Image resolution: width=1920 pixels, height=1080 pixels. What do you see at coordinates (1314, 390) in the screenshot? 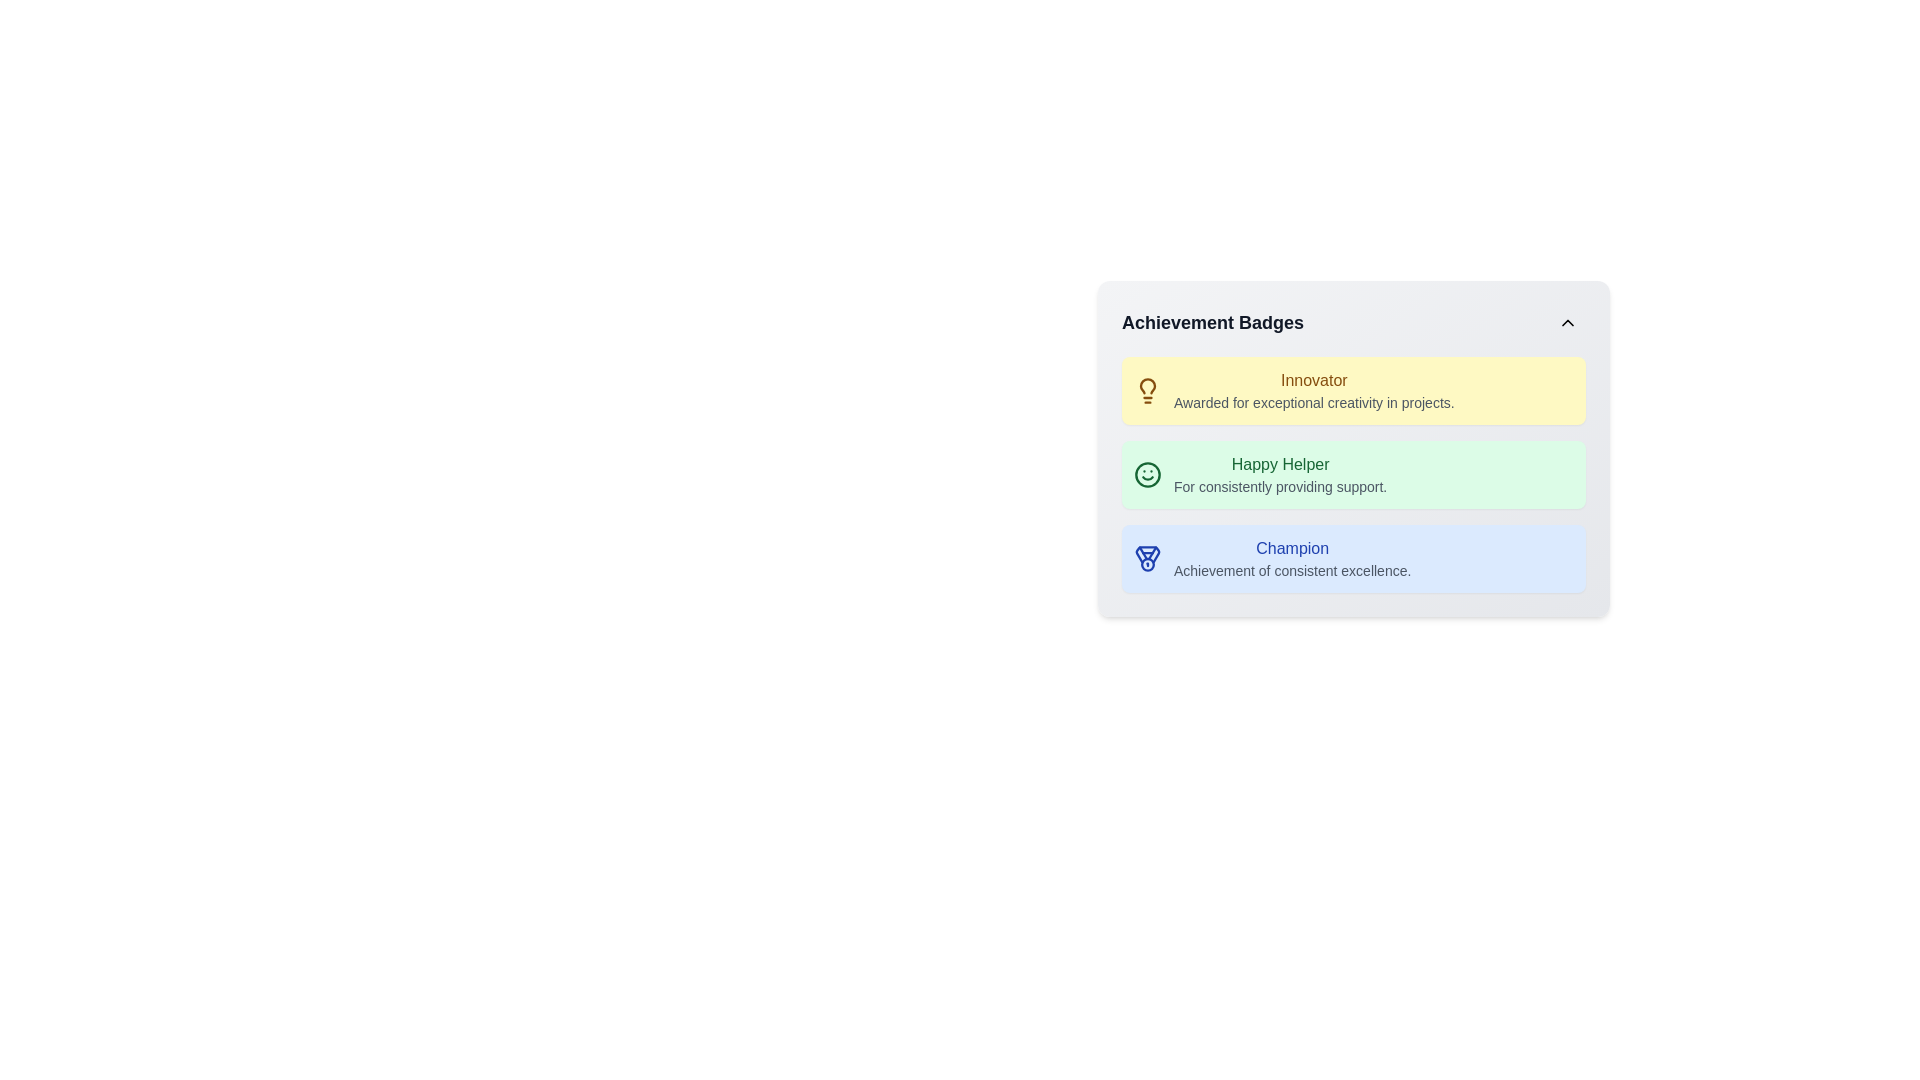
I see `the 'Innovator' badge description text block located at the top of the 'Achievement Badges' section, which provides recognition for creativity` at bounding box center [1314, 390].